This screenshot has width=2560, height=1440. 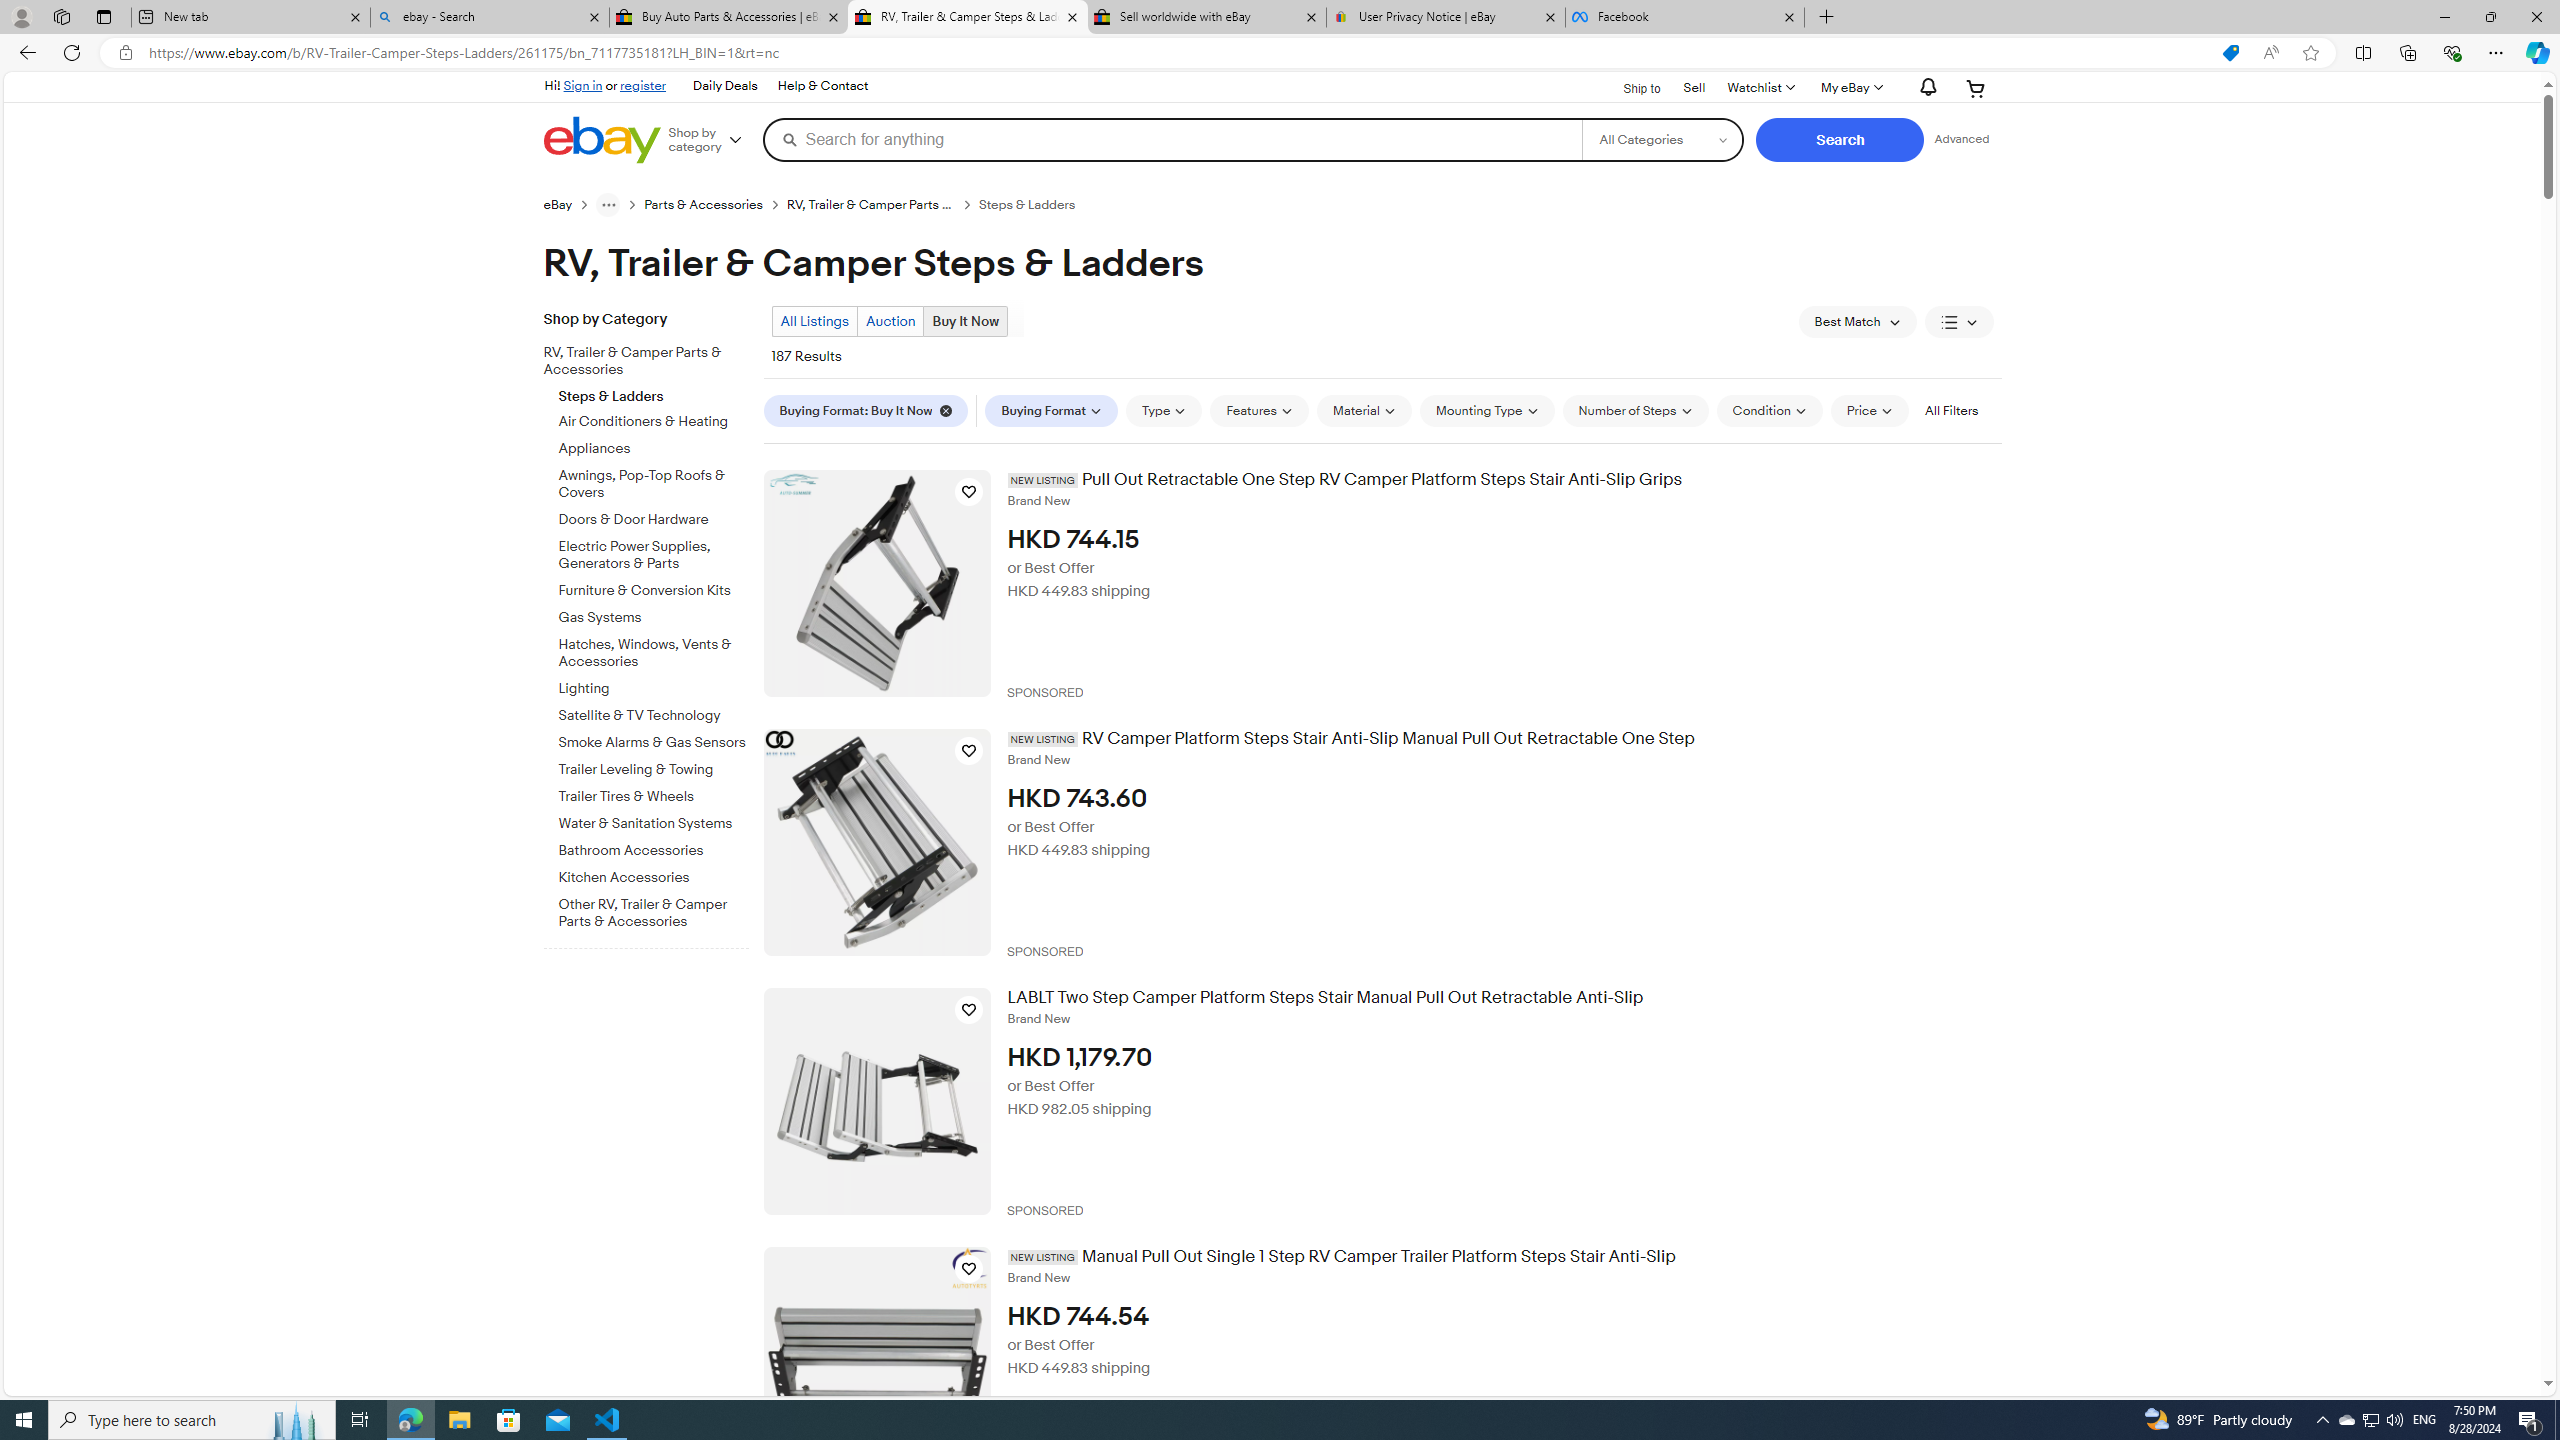 What do you see at coordinates (653, 739) in the screenshot?
I see `'Smoke Alarms & Gas Sensors'` at bounding box center [653, 739].